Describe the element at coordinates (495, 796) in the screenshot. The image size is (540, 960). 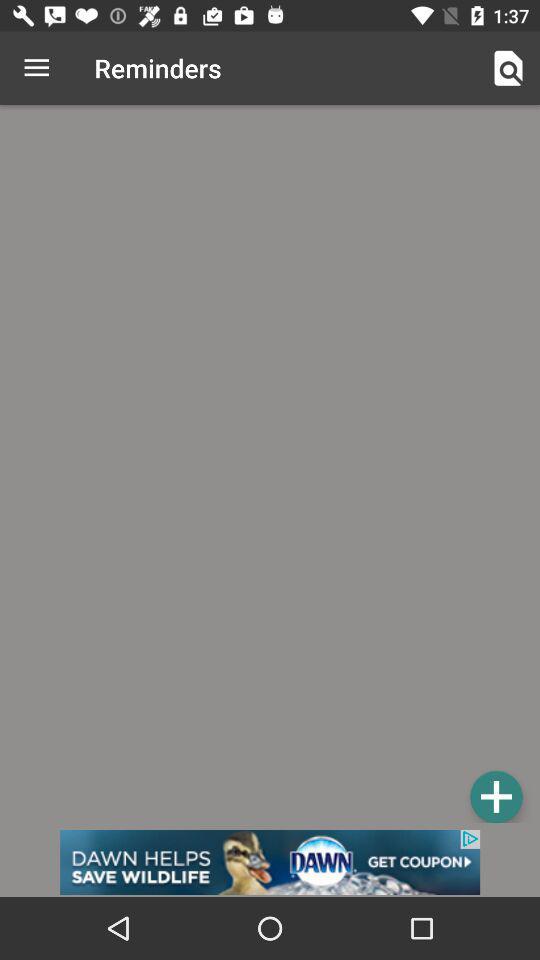
I see `the add icon` at that location.